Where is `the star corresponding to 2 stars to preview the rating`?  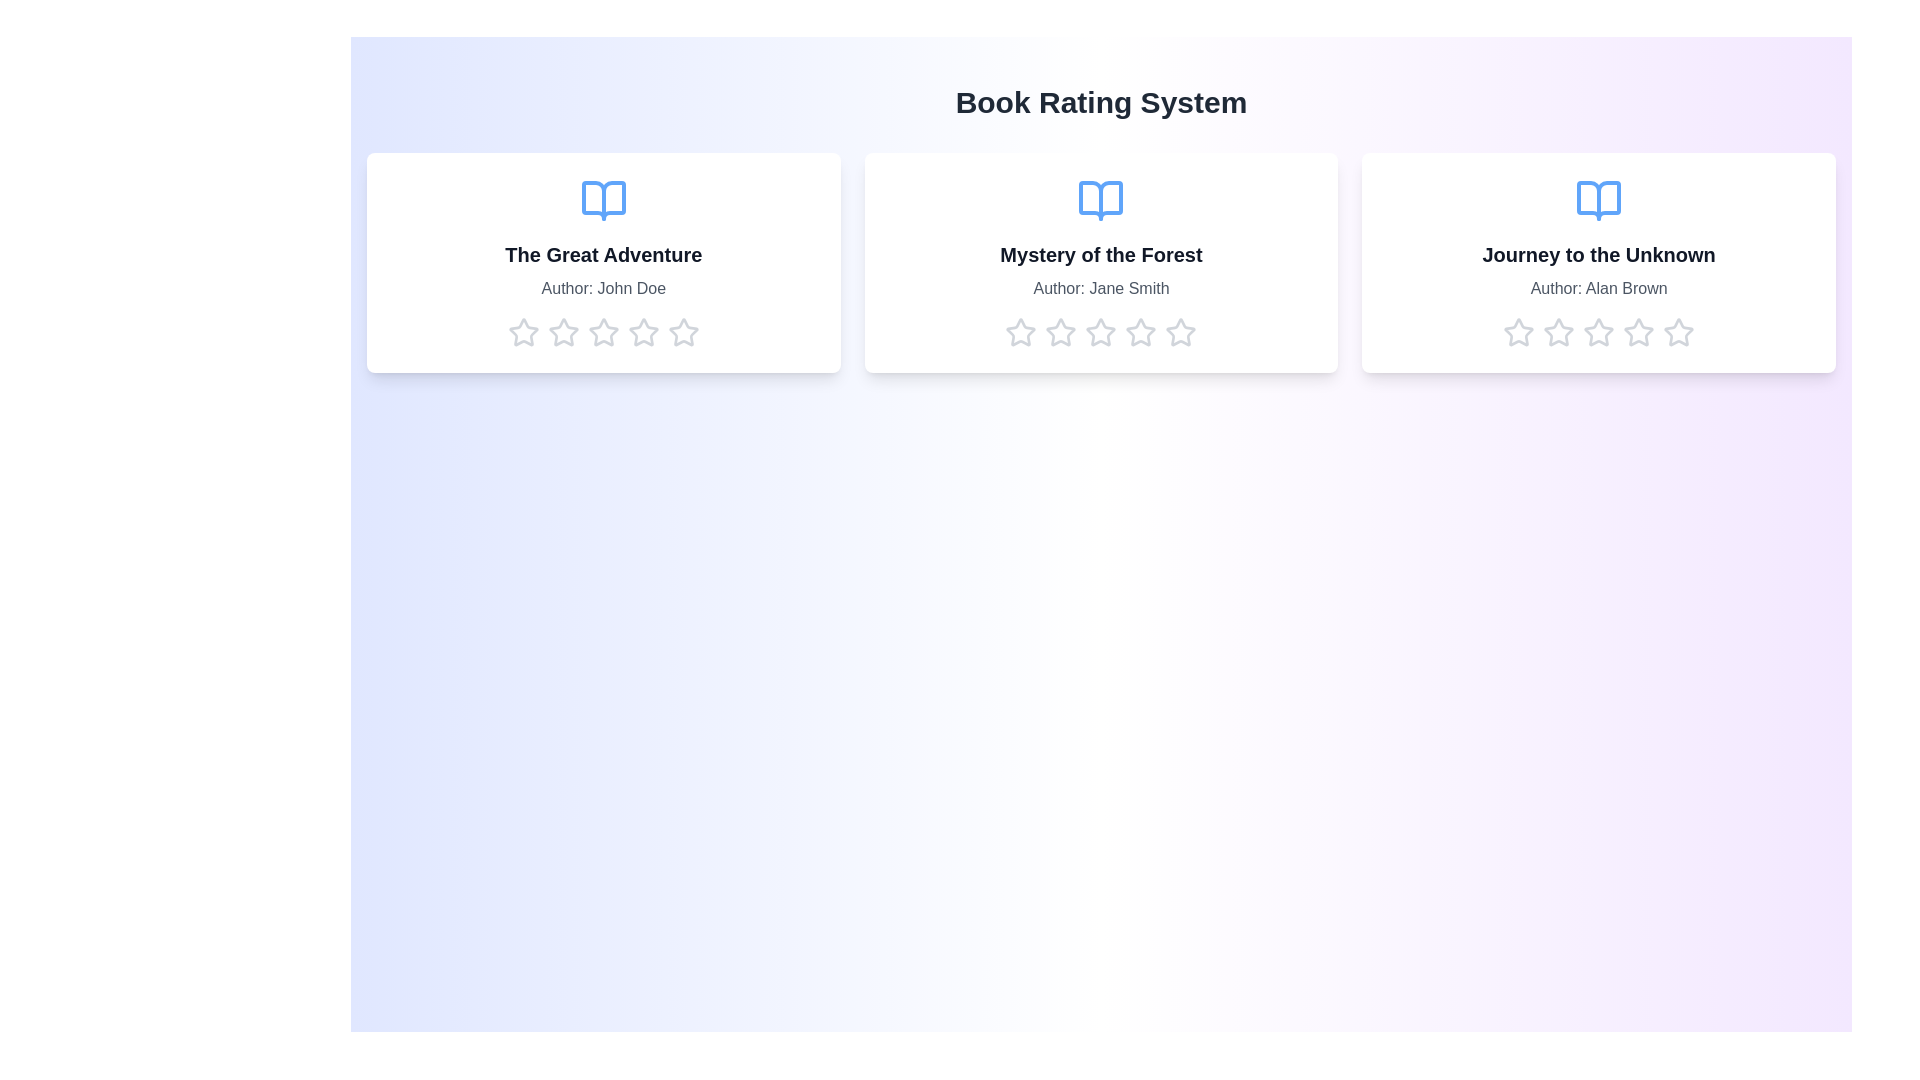 the star corresponding to 2 stars to preview the rating is located at coordinates (562, 331).